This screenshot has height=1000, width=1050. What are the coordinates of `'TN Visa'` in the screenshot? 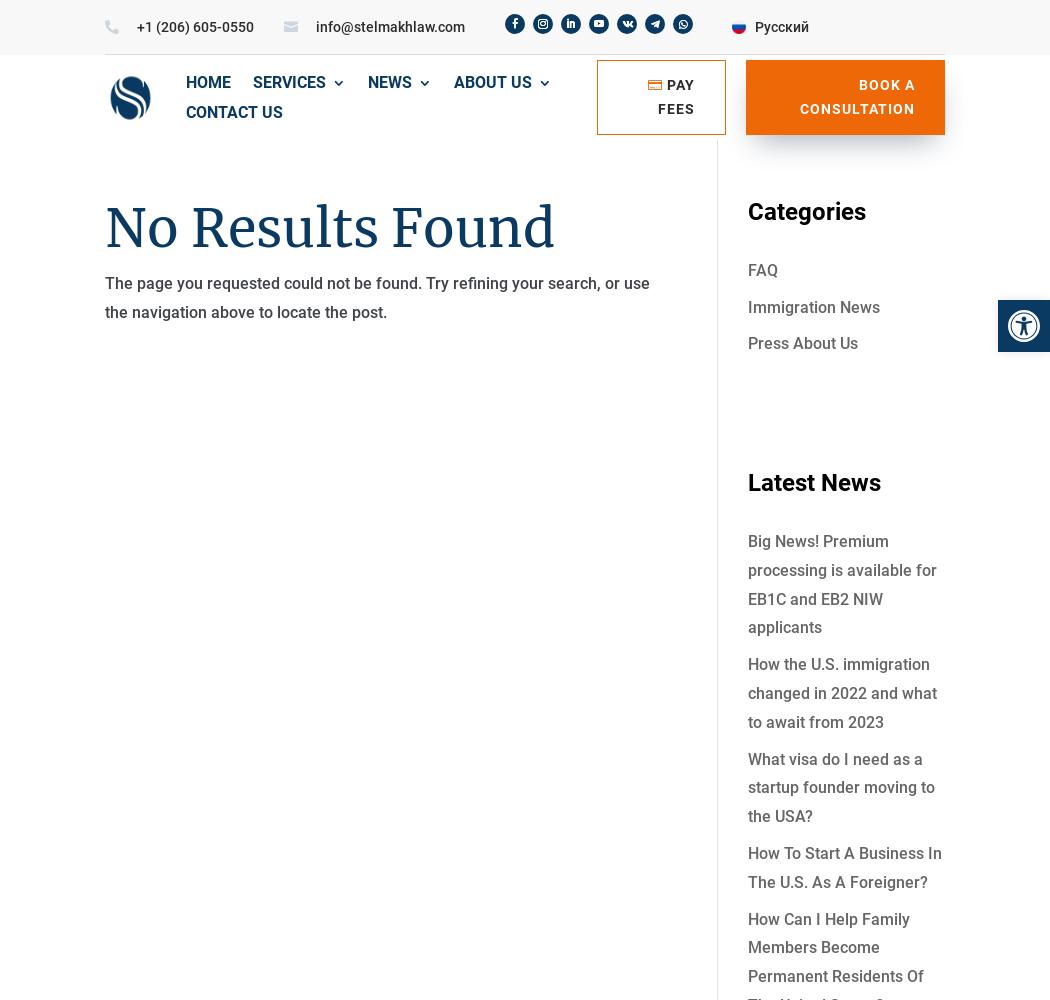 It's located at (551, 337).